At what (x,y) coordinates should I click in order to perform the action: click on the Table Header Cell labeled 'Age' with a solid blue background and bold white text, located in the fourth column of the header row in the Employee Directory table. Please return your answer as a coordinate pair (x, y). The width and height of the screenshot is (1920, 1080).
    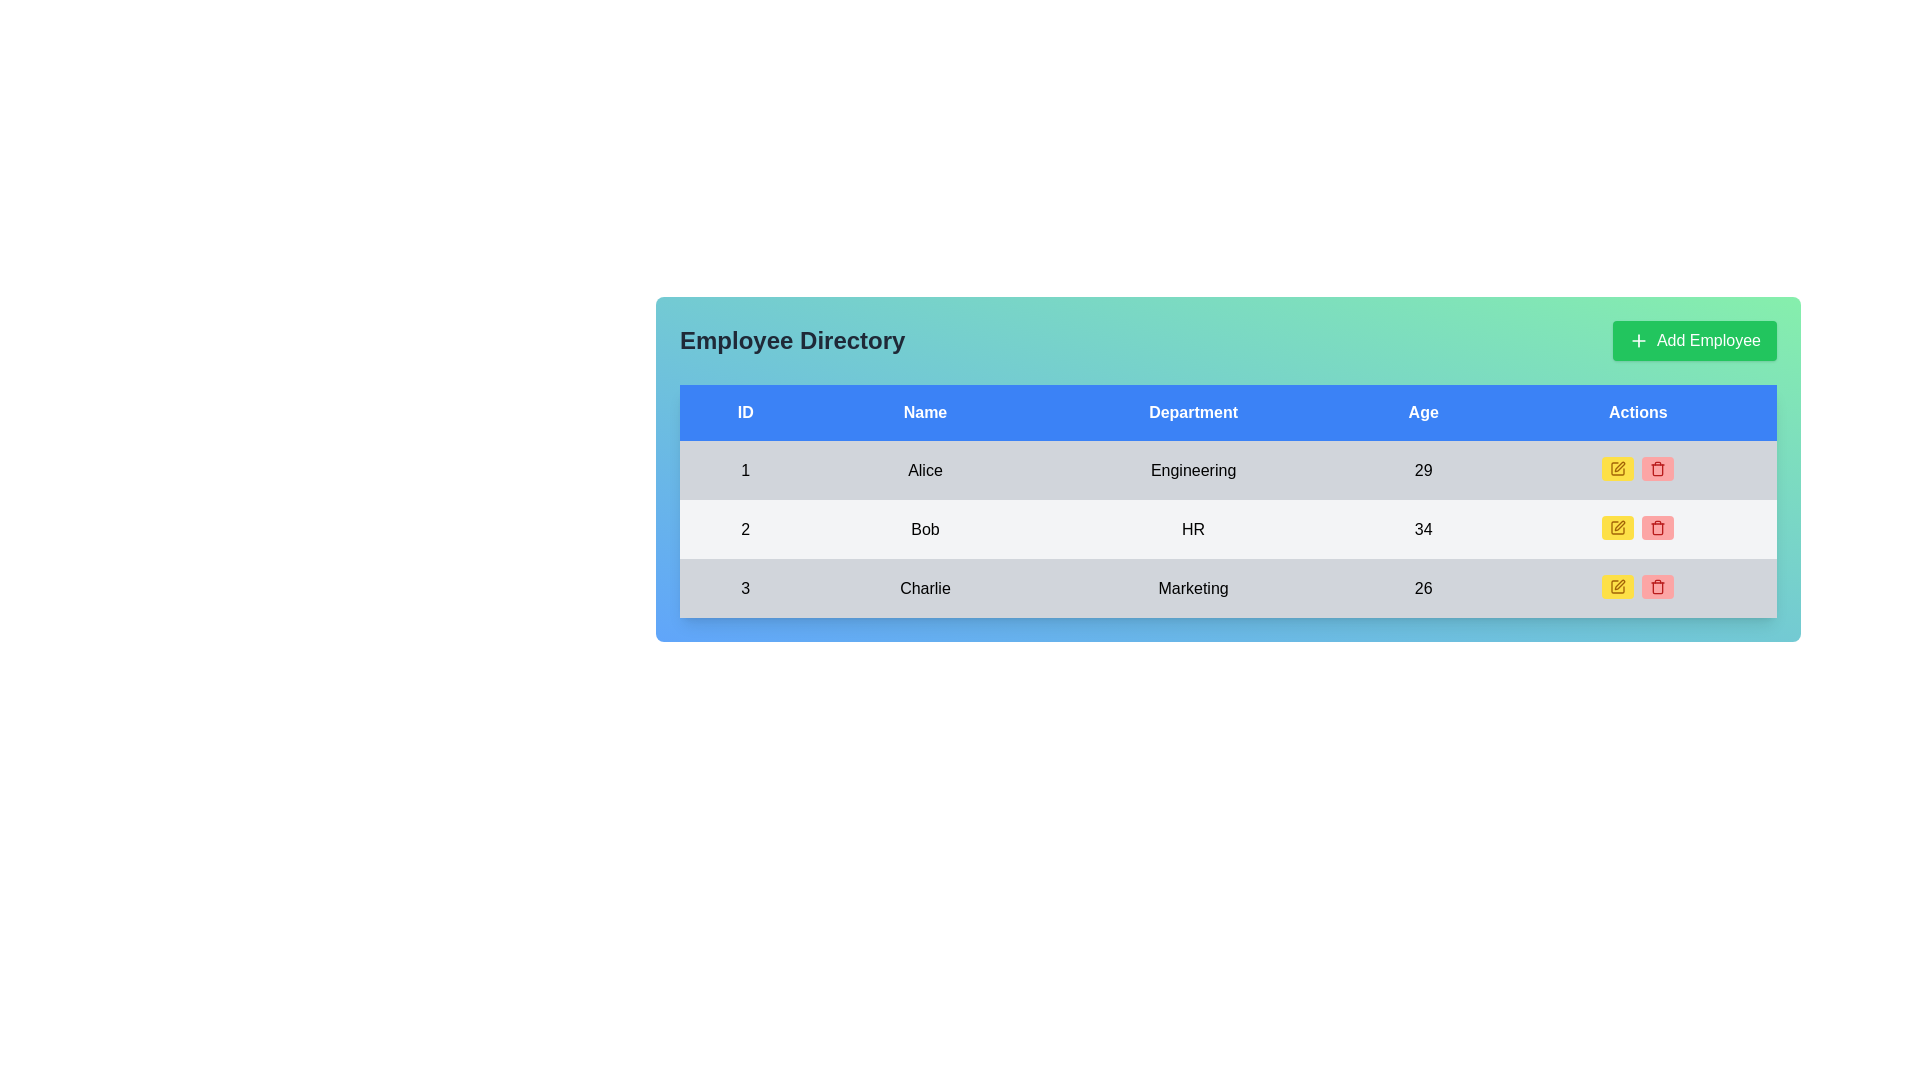
    Looking at the image, I should click on (1422, 411).